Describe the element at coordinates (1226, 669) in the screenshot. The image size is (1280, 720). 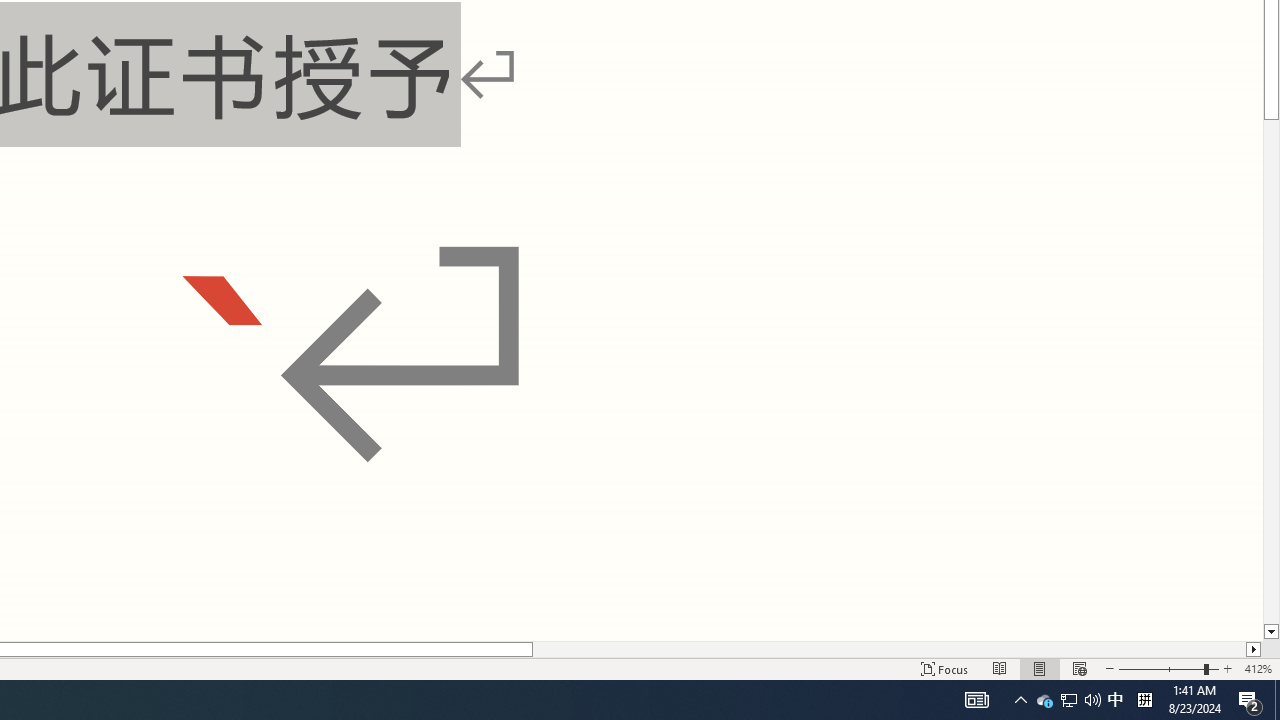
I see `'Zoom In'` at that location.